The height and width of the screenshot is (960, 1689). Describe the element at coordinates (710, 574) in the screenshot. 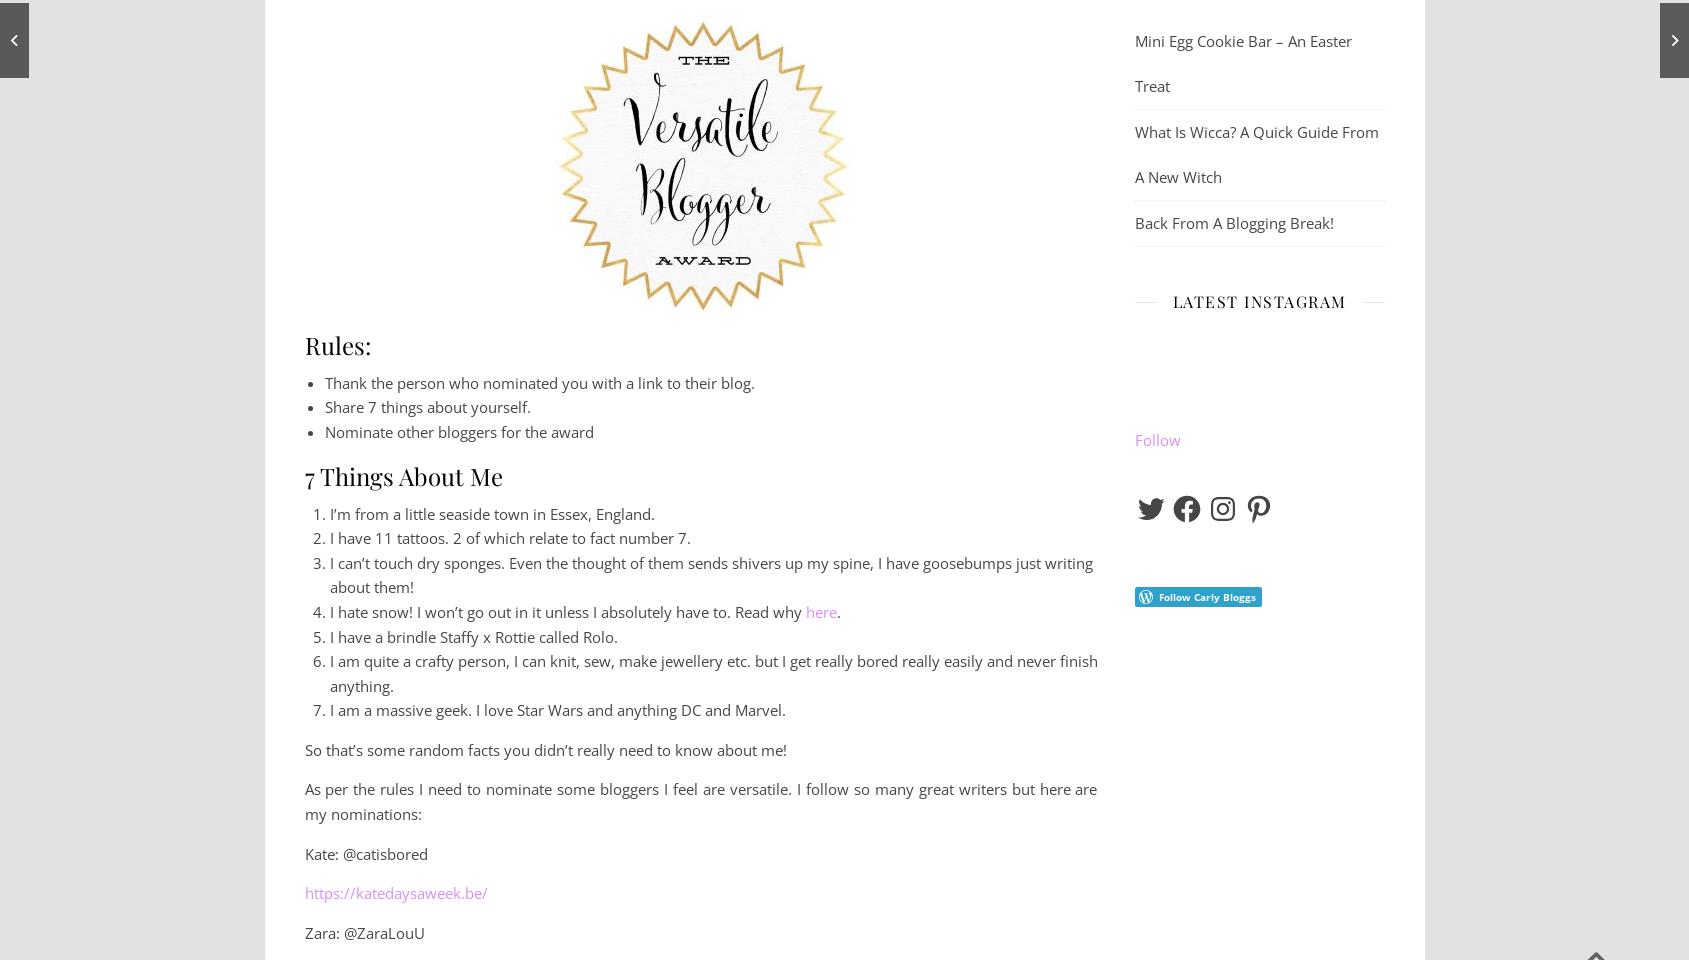

I see `'I can’t touch dry sponges. Even the thought of them sends shivers up my spine, I have goosebumps just writing about them!'` at that location.